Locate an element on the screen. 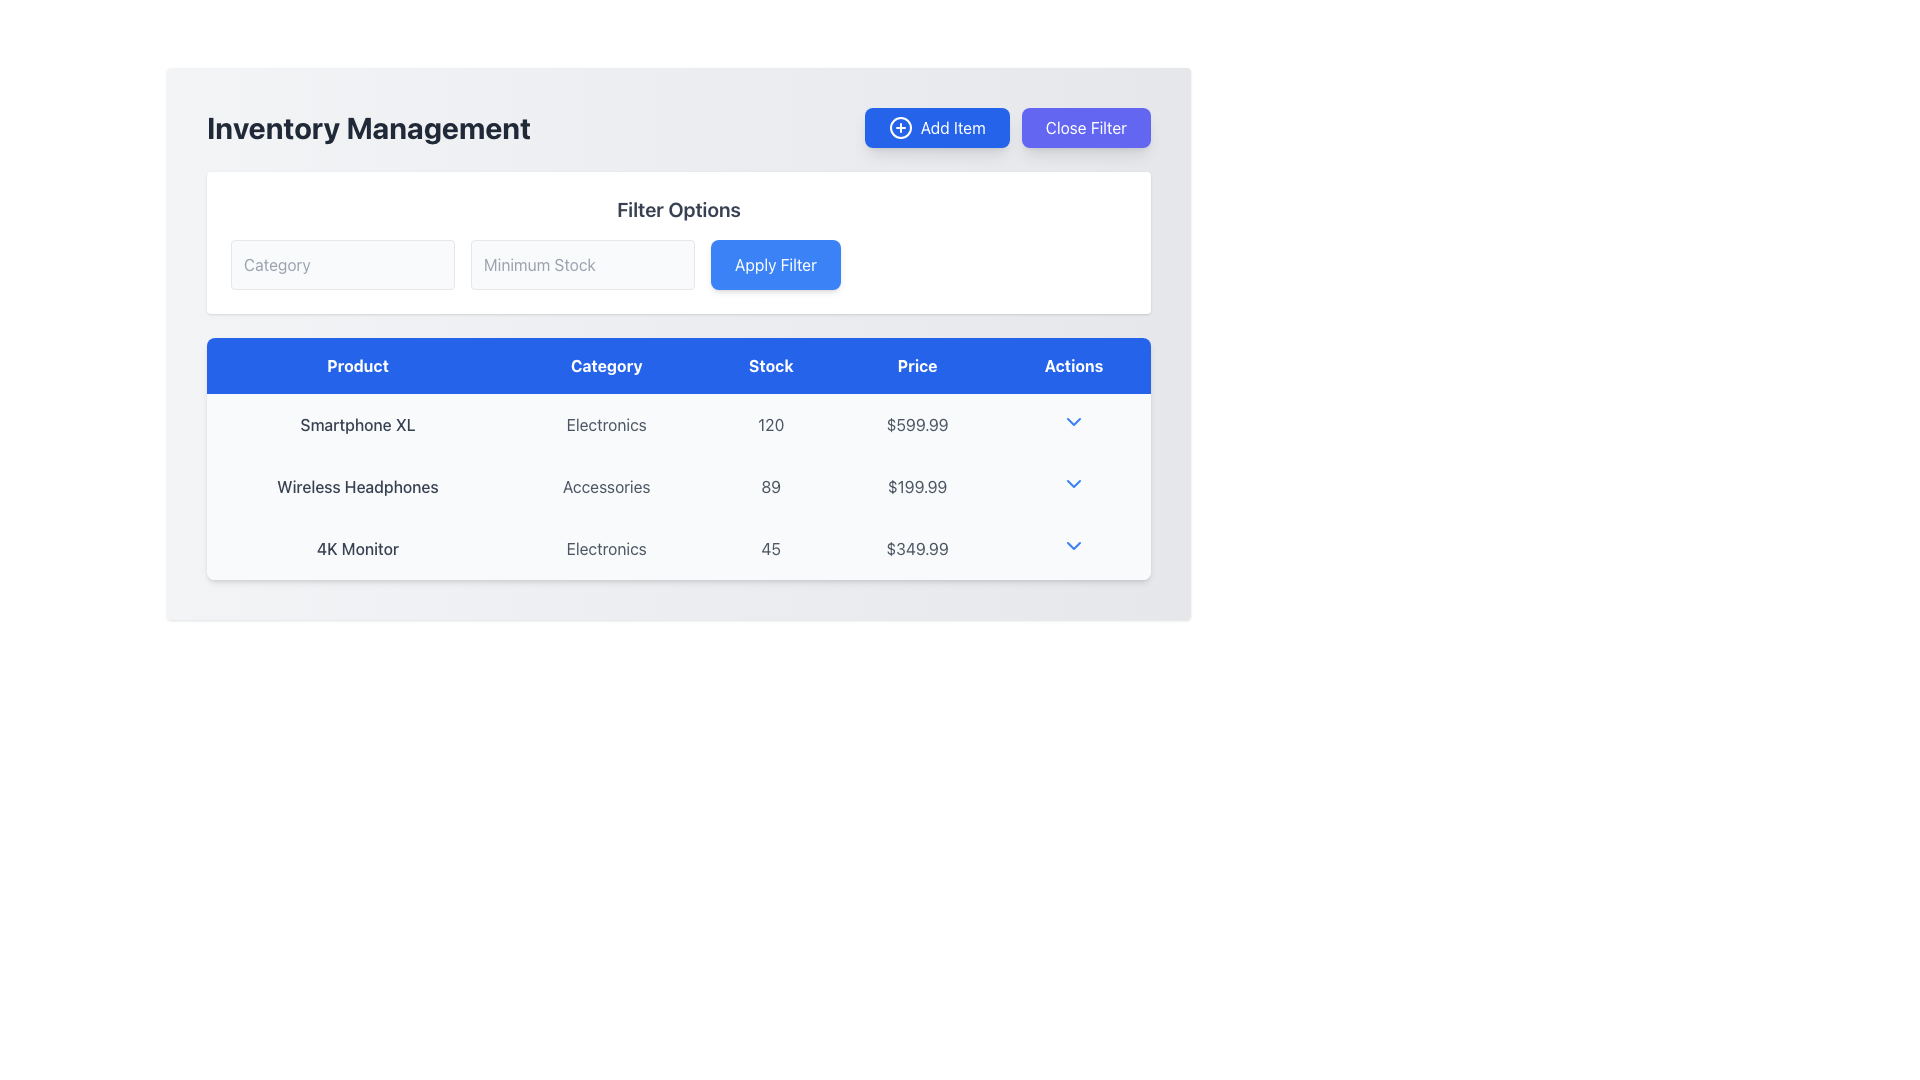 Image resolution: width=1920 pixels, height=1080 pixels. text displaying the value '120' in the 'Stock' column of the 'Inventory Management' section, which represents the product 'Smartphone XL' is located at coordinates (770, 423).